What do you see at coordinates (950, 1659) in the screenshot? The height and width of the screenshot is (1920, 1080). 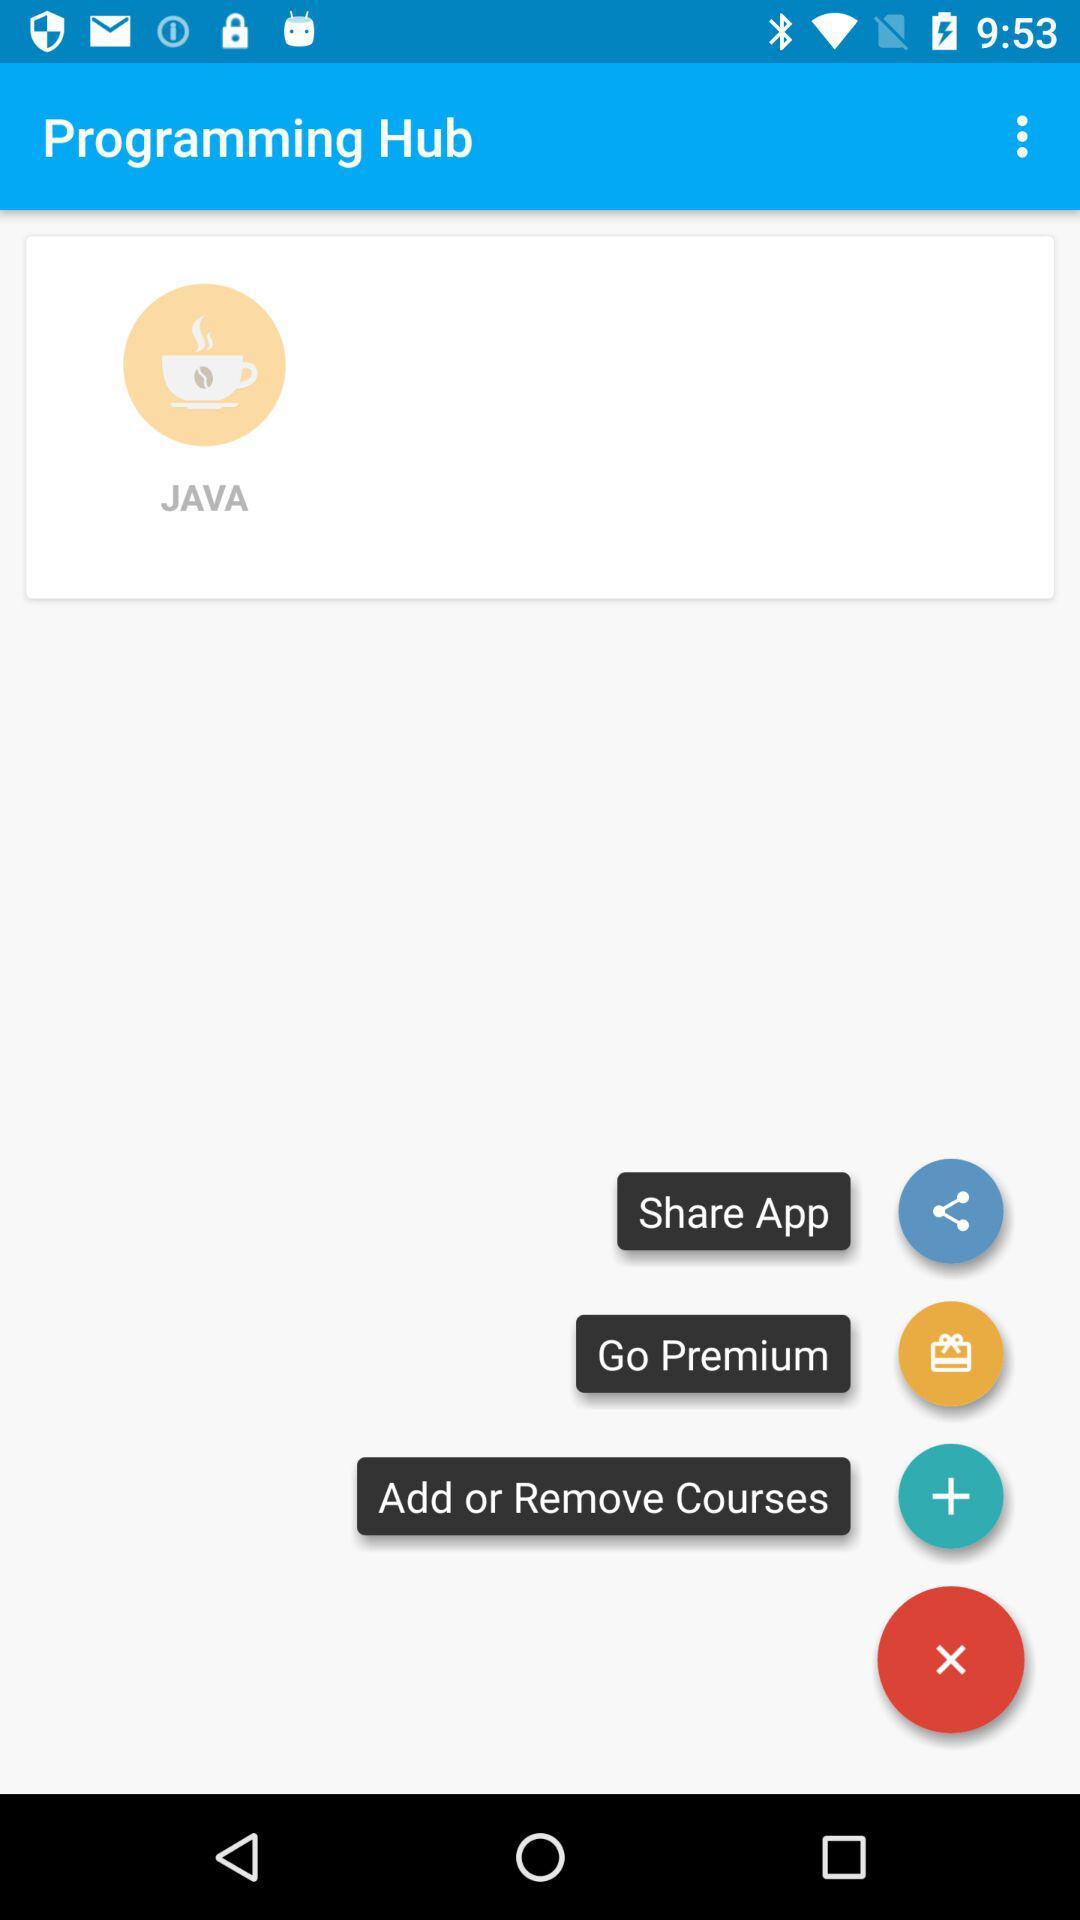 I see `icon to the right of the add or remove icon` at bounding box center [950, 1659].